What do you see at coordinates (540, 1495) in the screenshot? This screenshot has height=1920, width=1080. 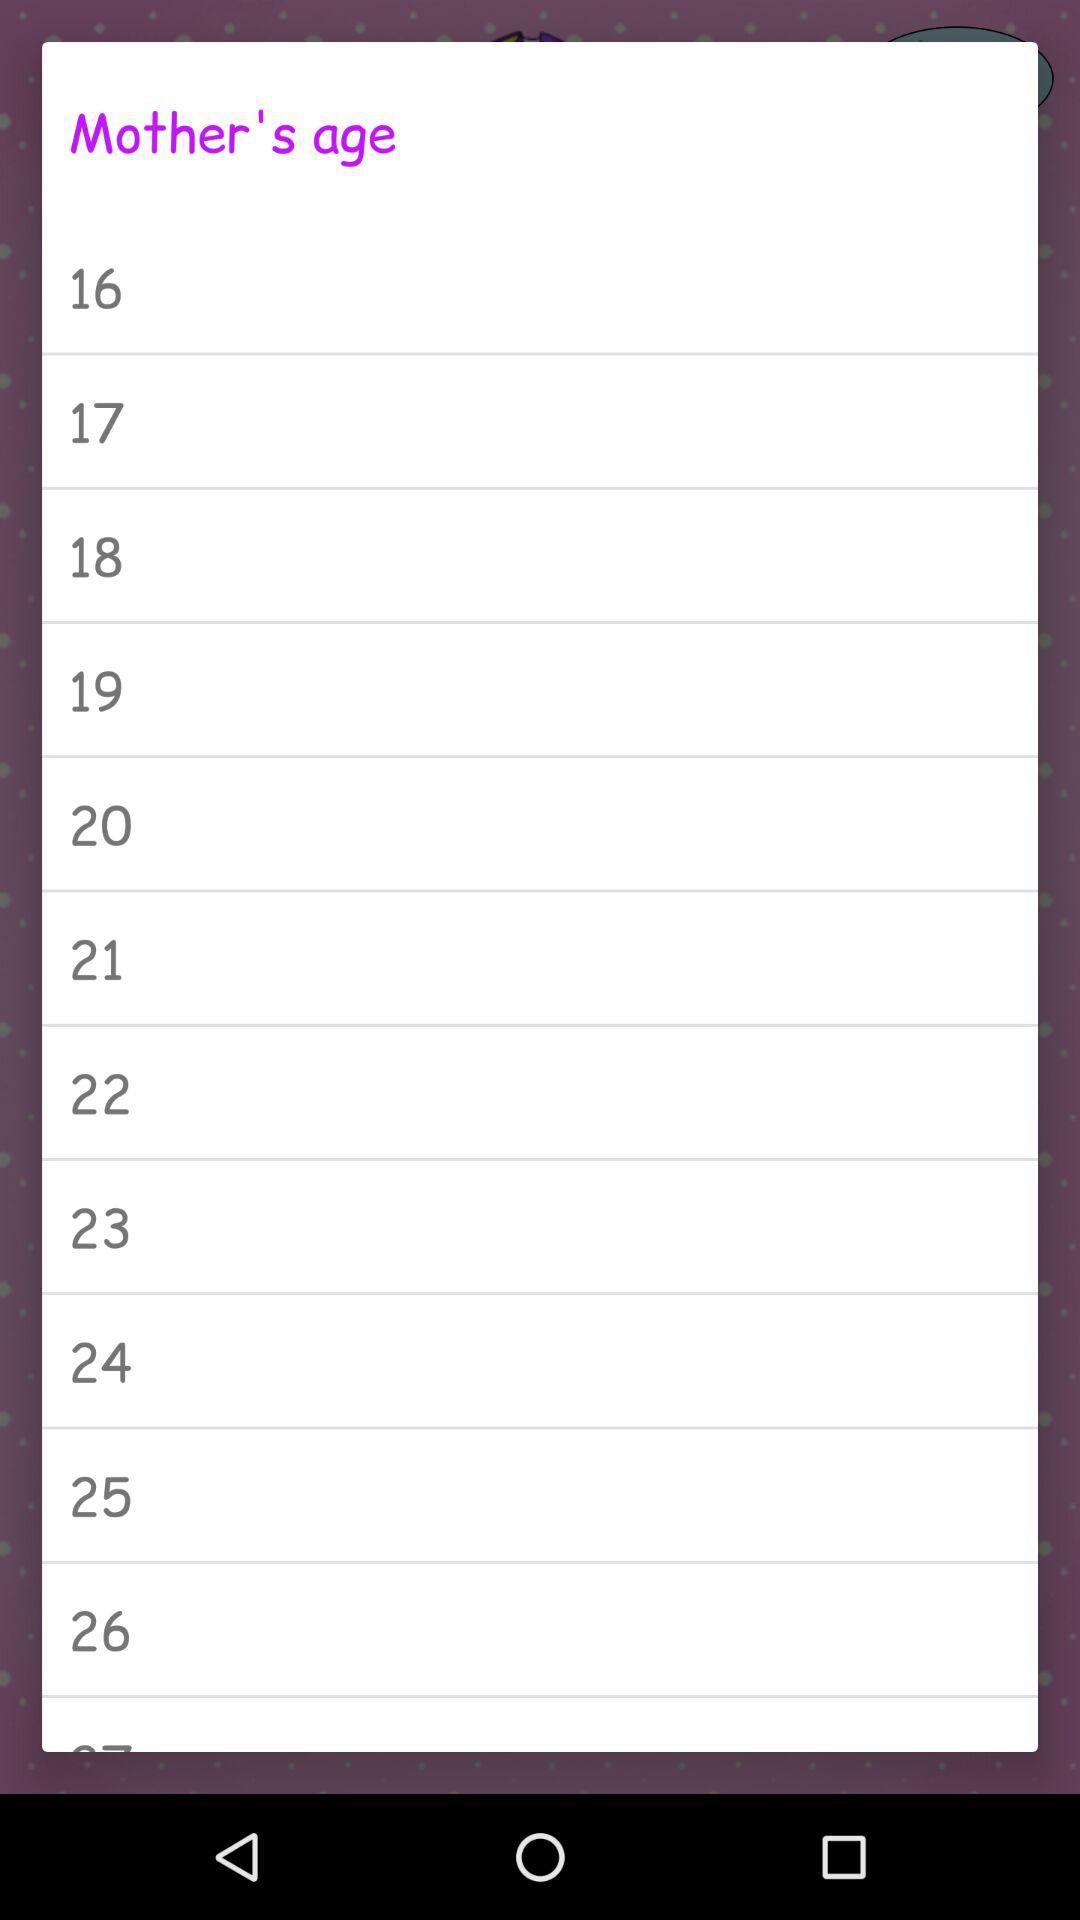 I see `the item above 26 item` at bounding box center [540, 1495].